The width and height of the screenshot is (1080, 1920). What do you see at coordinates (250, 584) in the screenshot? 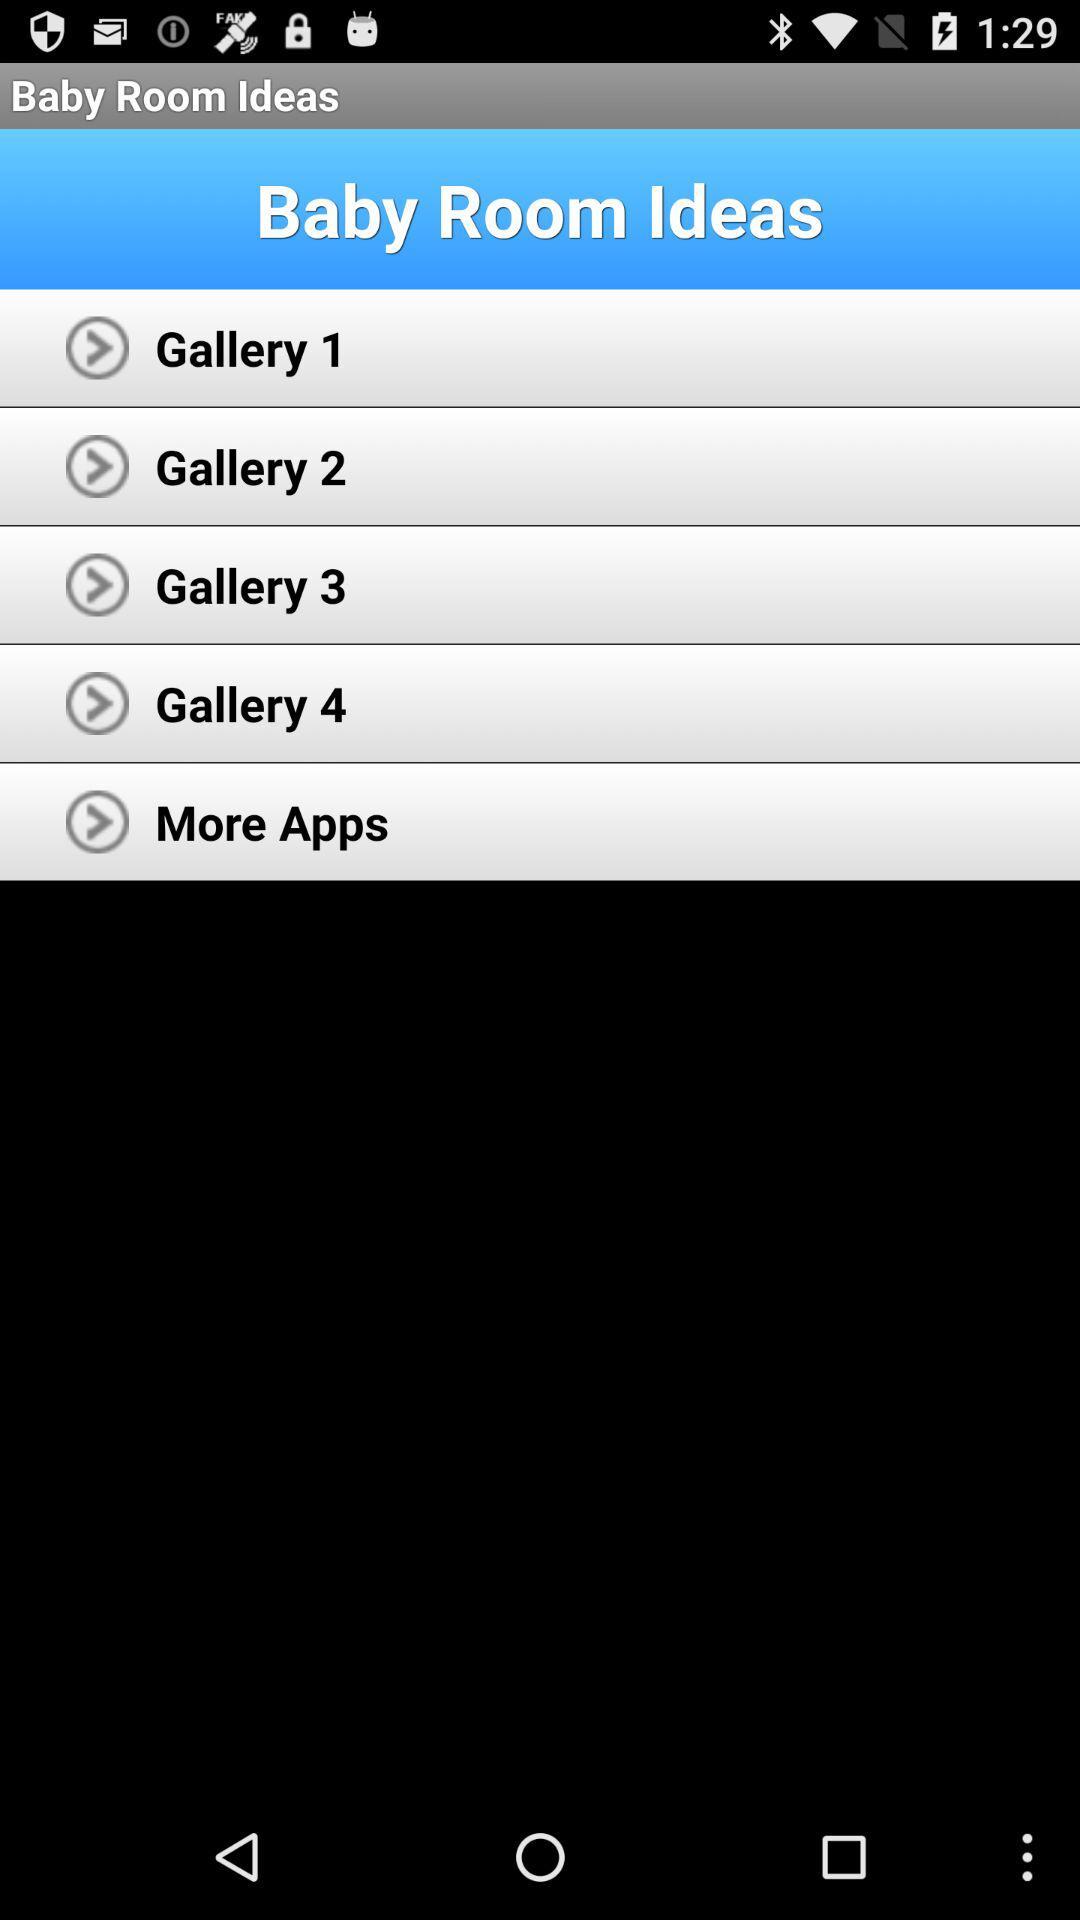
I see `gallery 3 app` at bounding box center [250, 584].